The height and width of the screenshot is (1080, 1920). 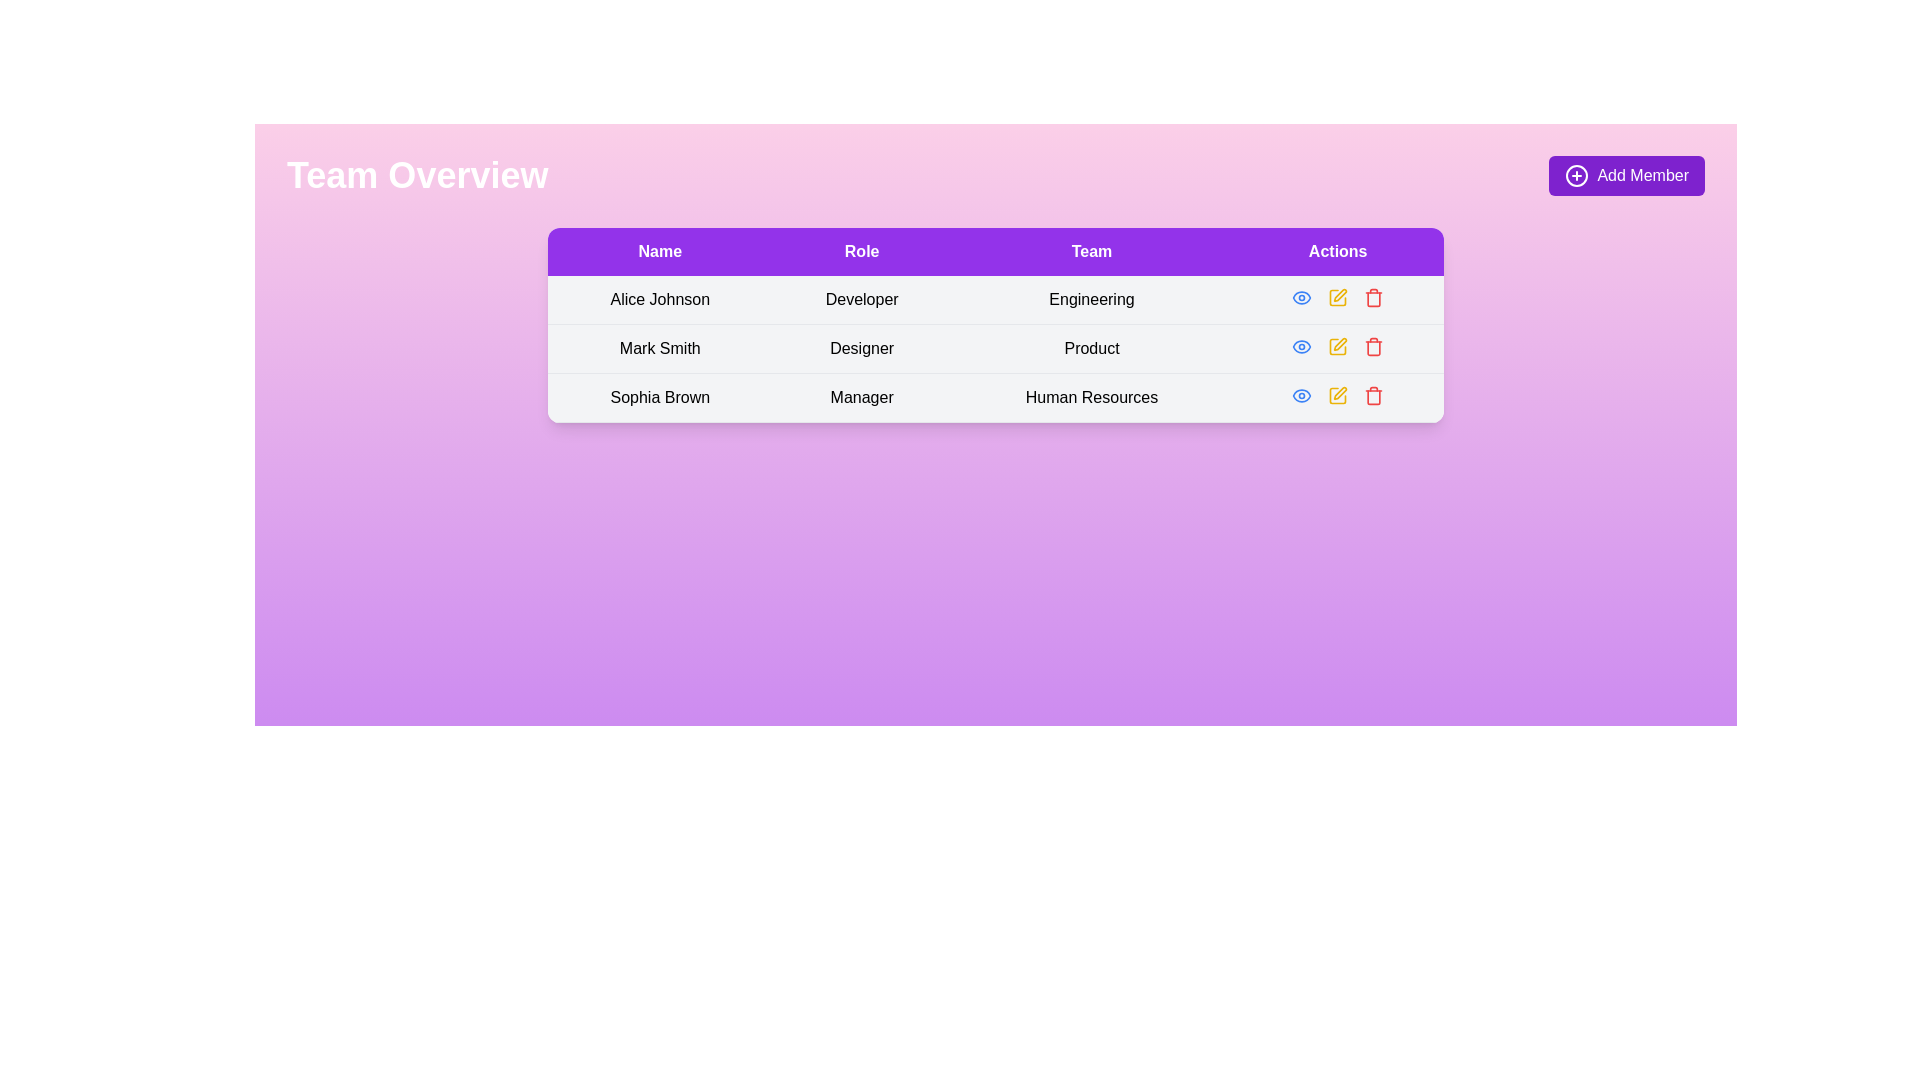 What do you see at coordinates (1338, 346) in the screenshot?
I see `the edit icon button in the 'Actions' column of the table under the 'Mark Smith' row` at bounding box center [1338, 346].